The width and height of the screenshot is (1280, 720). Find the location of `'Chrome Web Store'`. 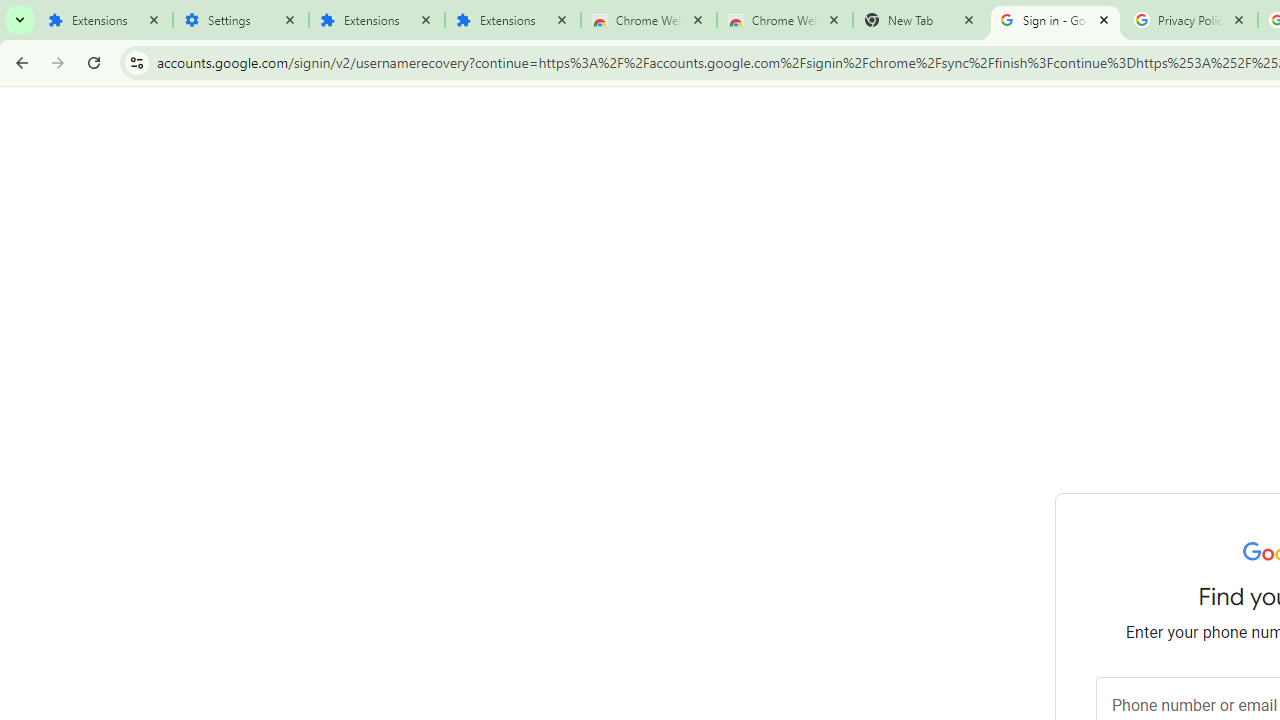

'Chrome Web Store' is located at coordinates (648, 20).